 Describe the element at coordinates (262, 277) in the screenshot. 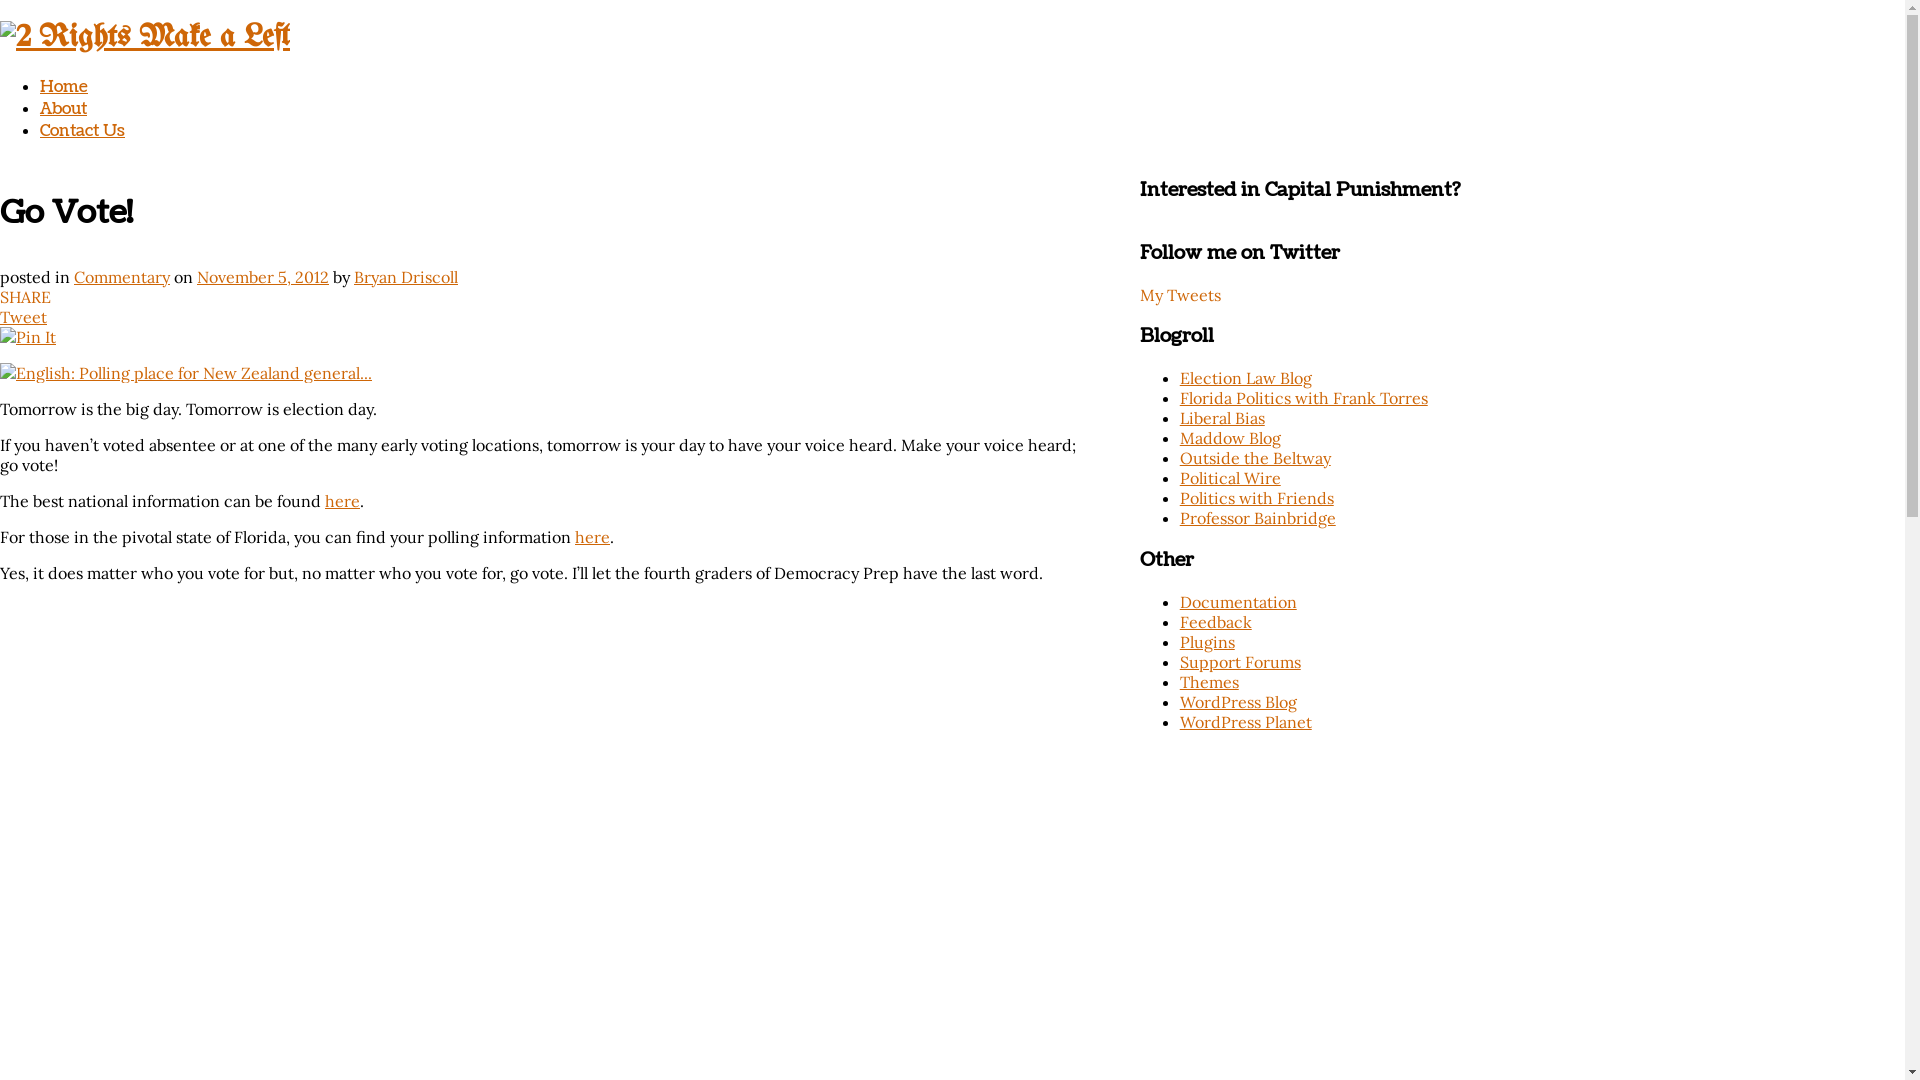

I see `'November 5, 2012'` at that location.